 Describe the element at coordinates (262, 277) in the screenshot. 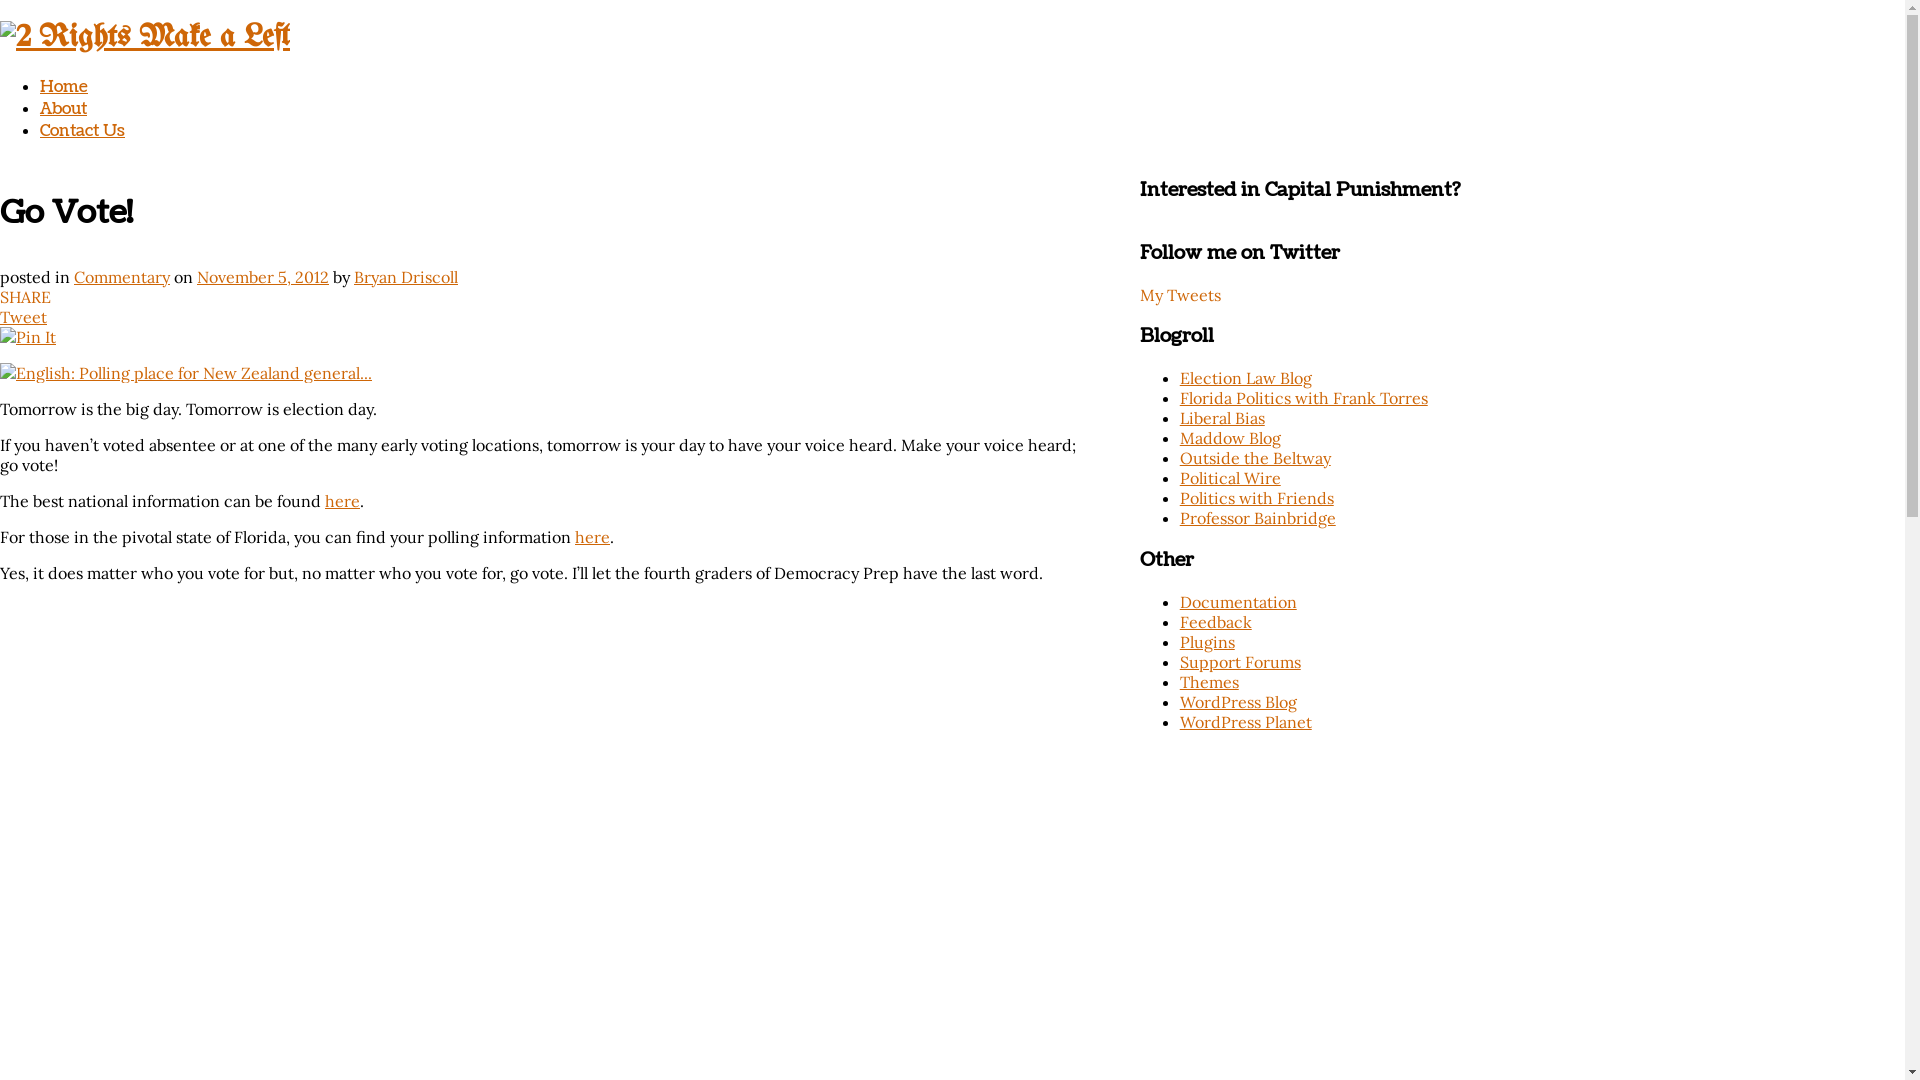

I see `'November 5, 2012'` at that location.